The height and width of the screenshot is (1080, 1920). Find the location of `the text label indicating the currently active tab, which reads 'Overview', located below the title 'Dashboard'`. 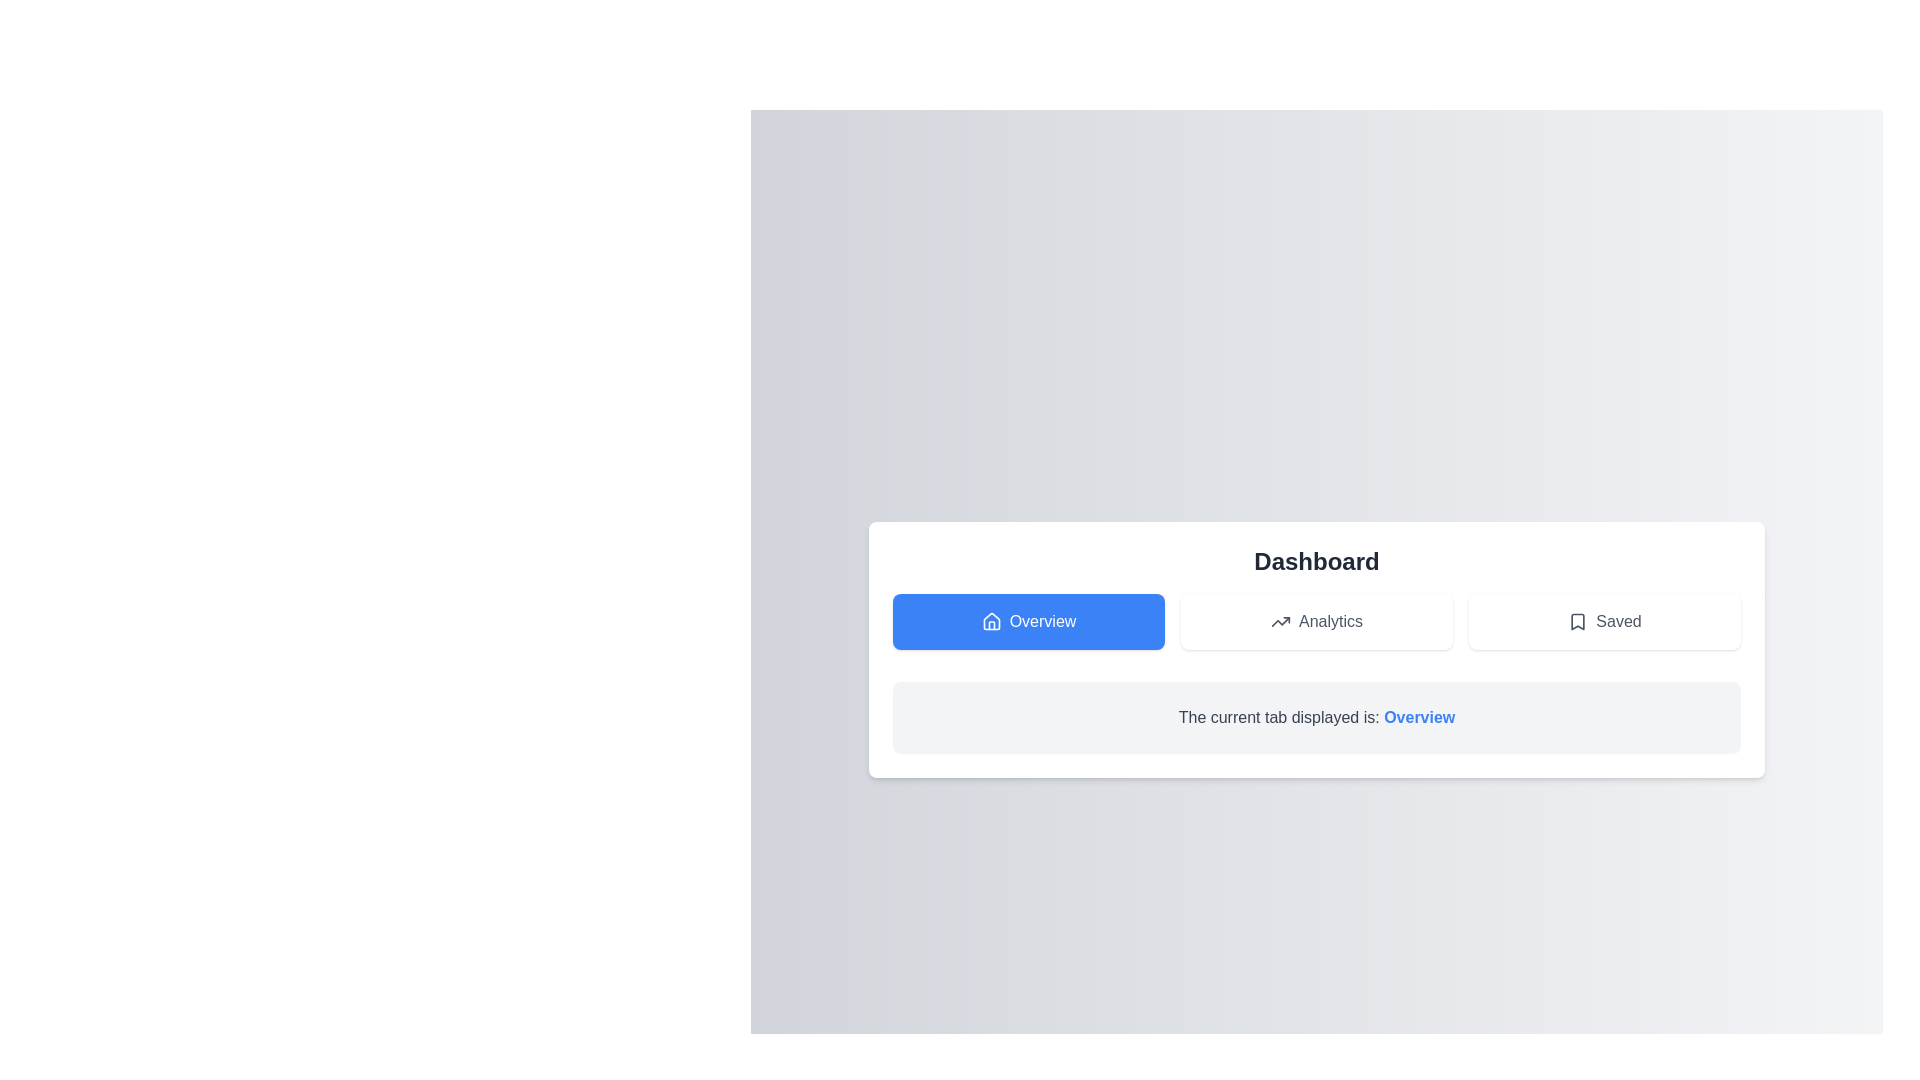

the text label indicating the currently active tab, which reads 'Overview', located below the title 'Dashboard' is located at coordinates (1418, 716).